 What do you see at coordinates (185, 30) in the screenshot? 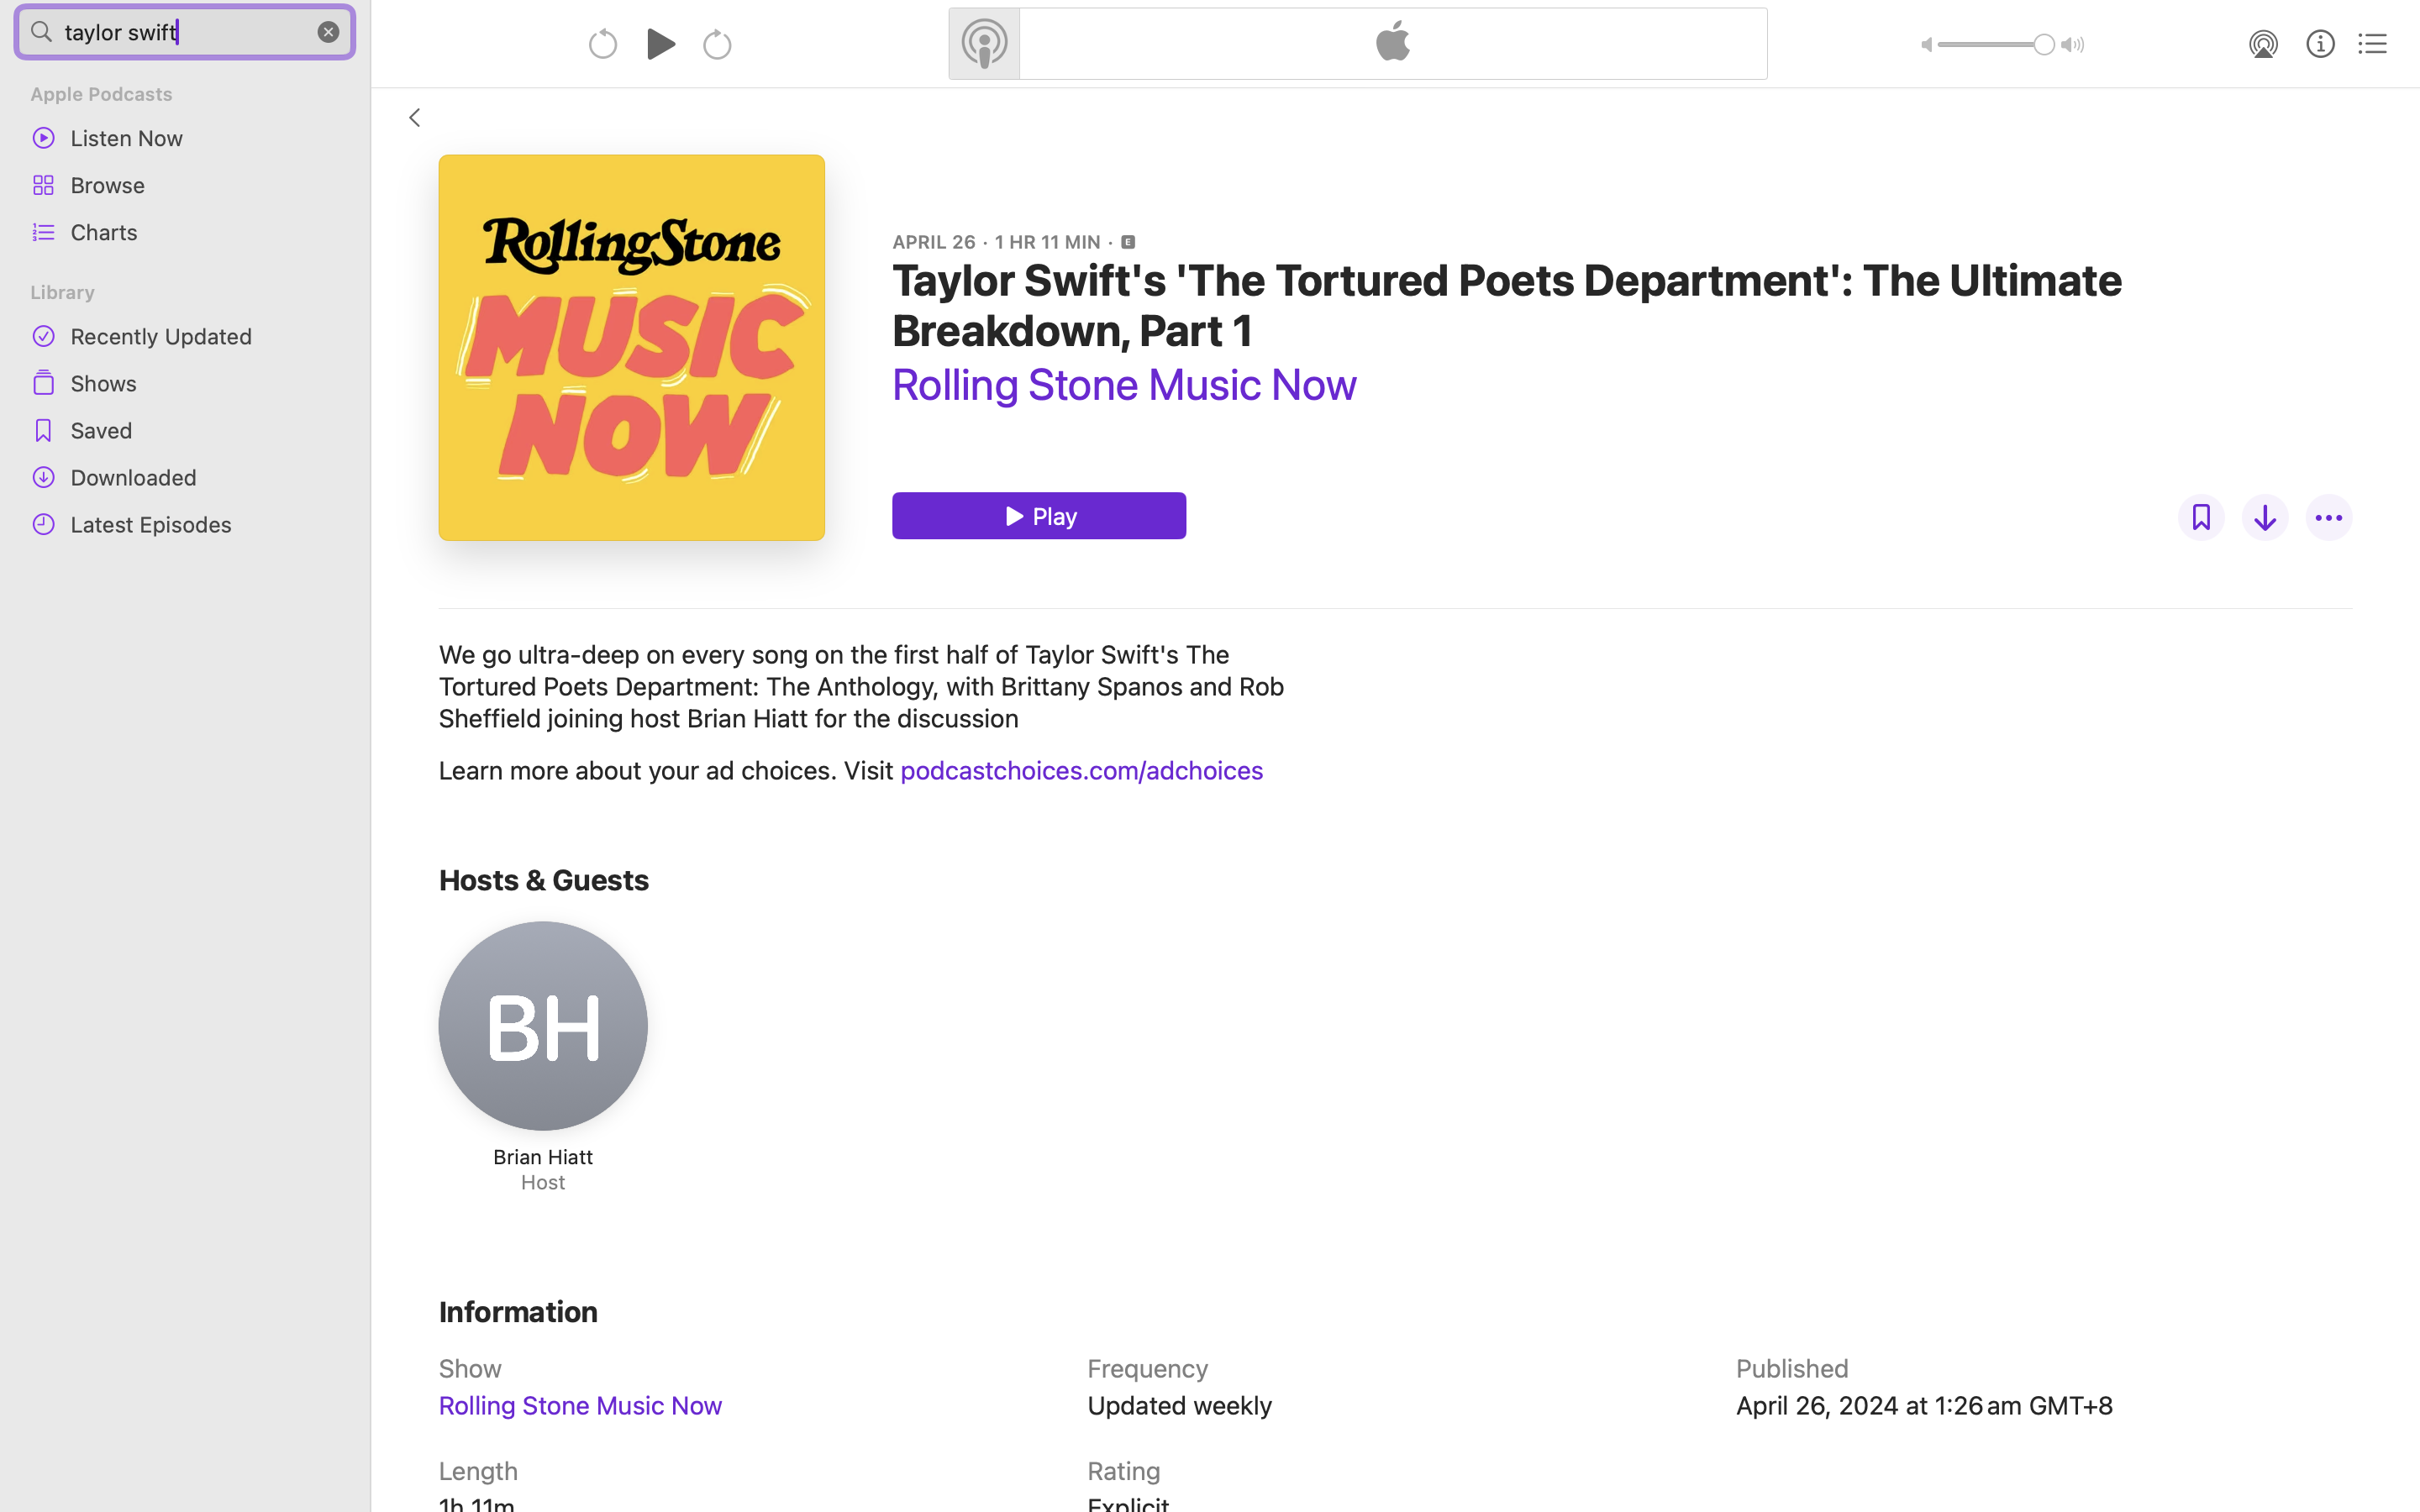
I see `'taylor swift'` at bounding box center [185, 30].